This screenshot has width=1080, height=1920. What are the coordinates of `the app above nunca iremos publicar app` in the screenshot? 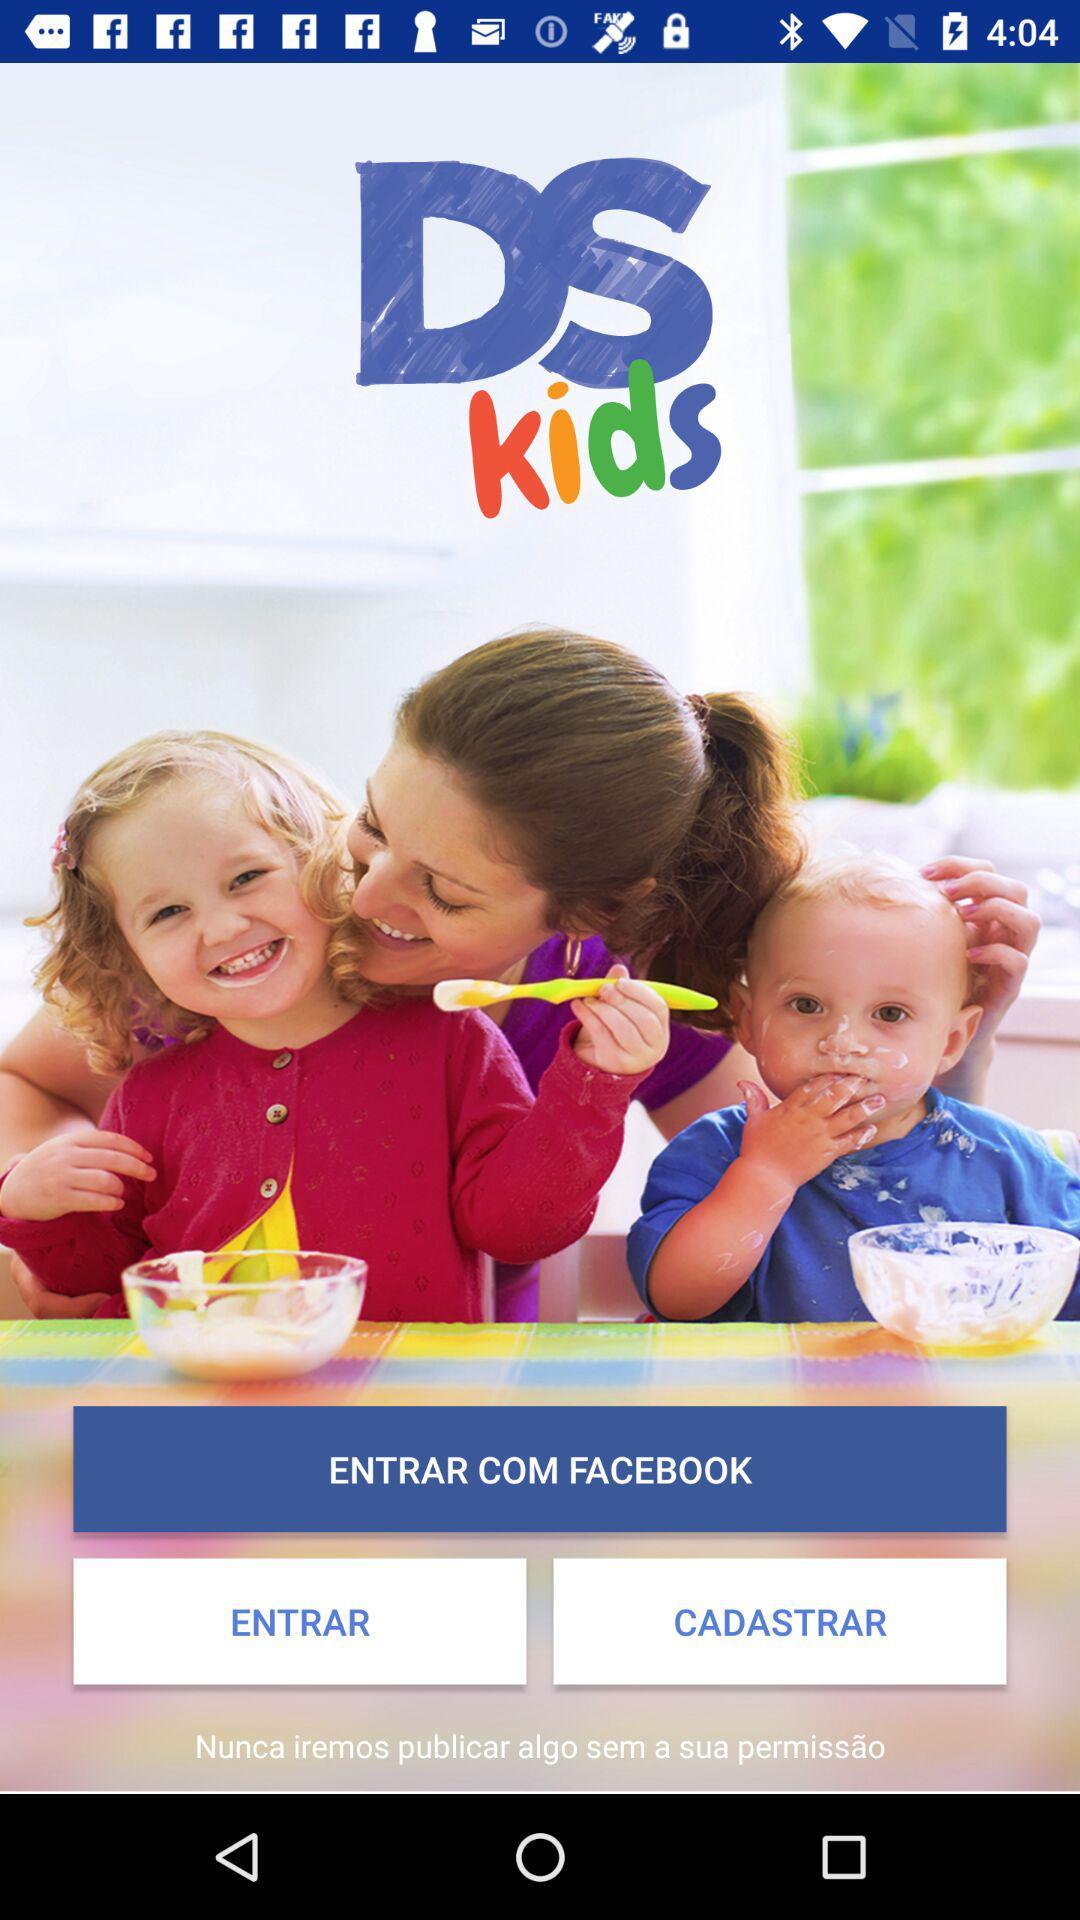 It's located at (778, 1621).